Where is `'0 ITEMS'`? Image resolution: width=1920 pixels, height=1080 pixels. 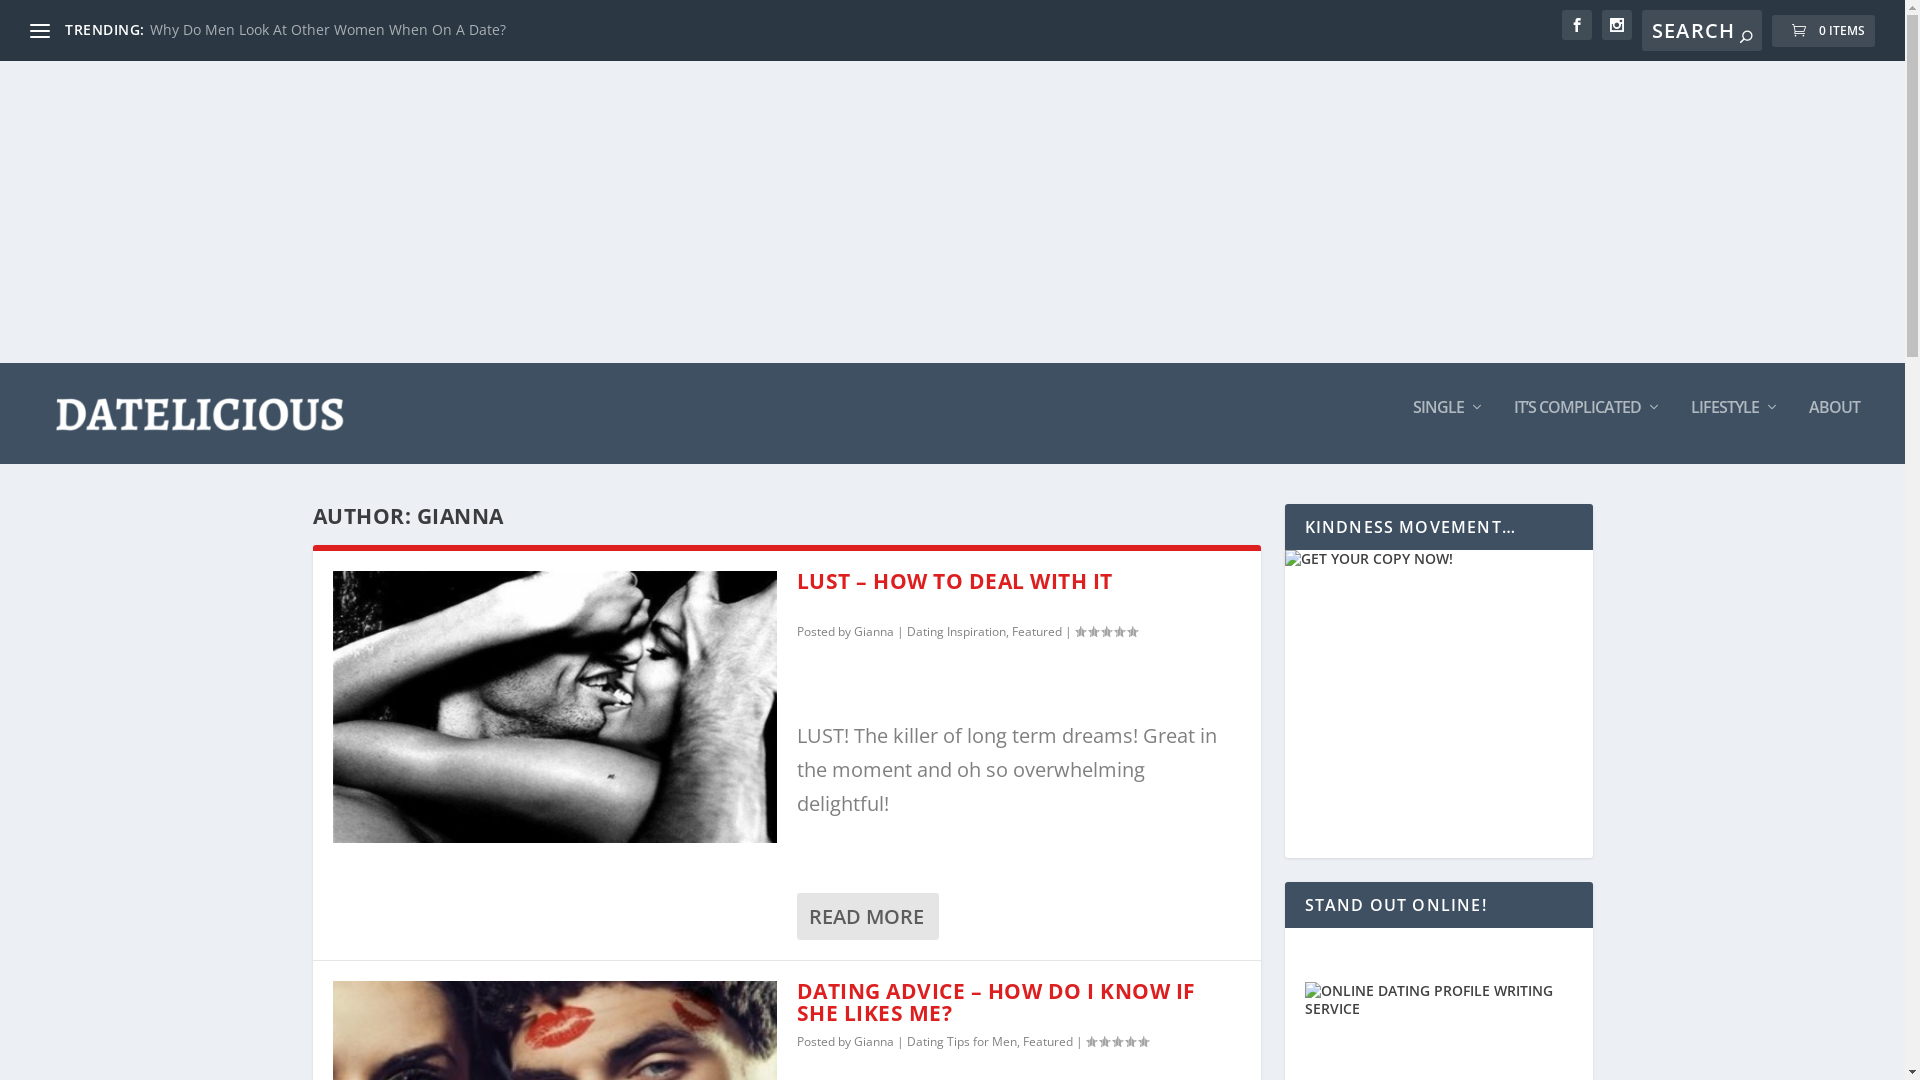
'0 ITEMS' is located at coordinates (1823, 30).